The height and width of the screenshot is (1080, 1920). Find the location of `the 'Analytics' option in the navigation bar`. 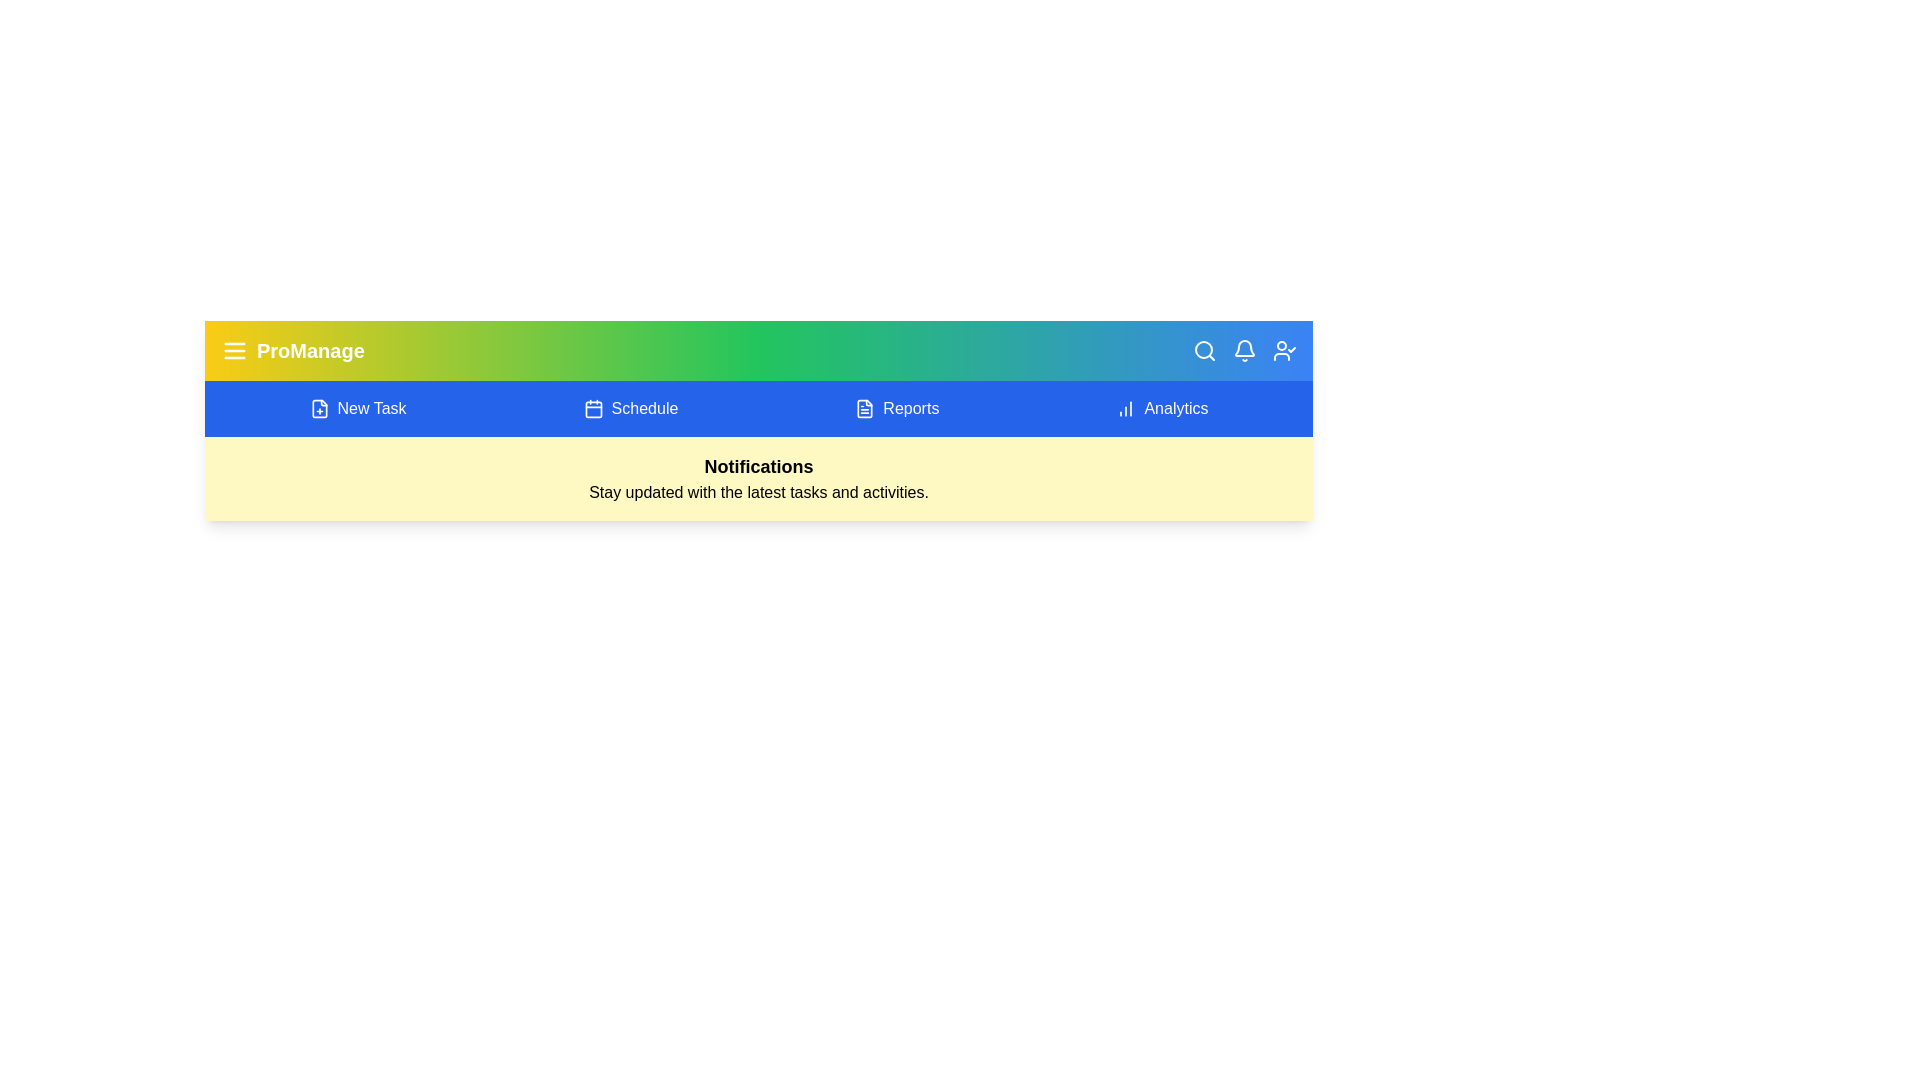

the 'Analytics' option in the navigation bar is located at coordinates (1161, 407).